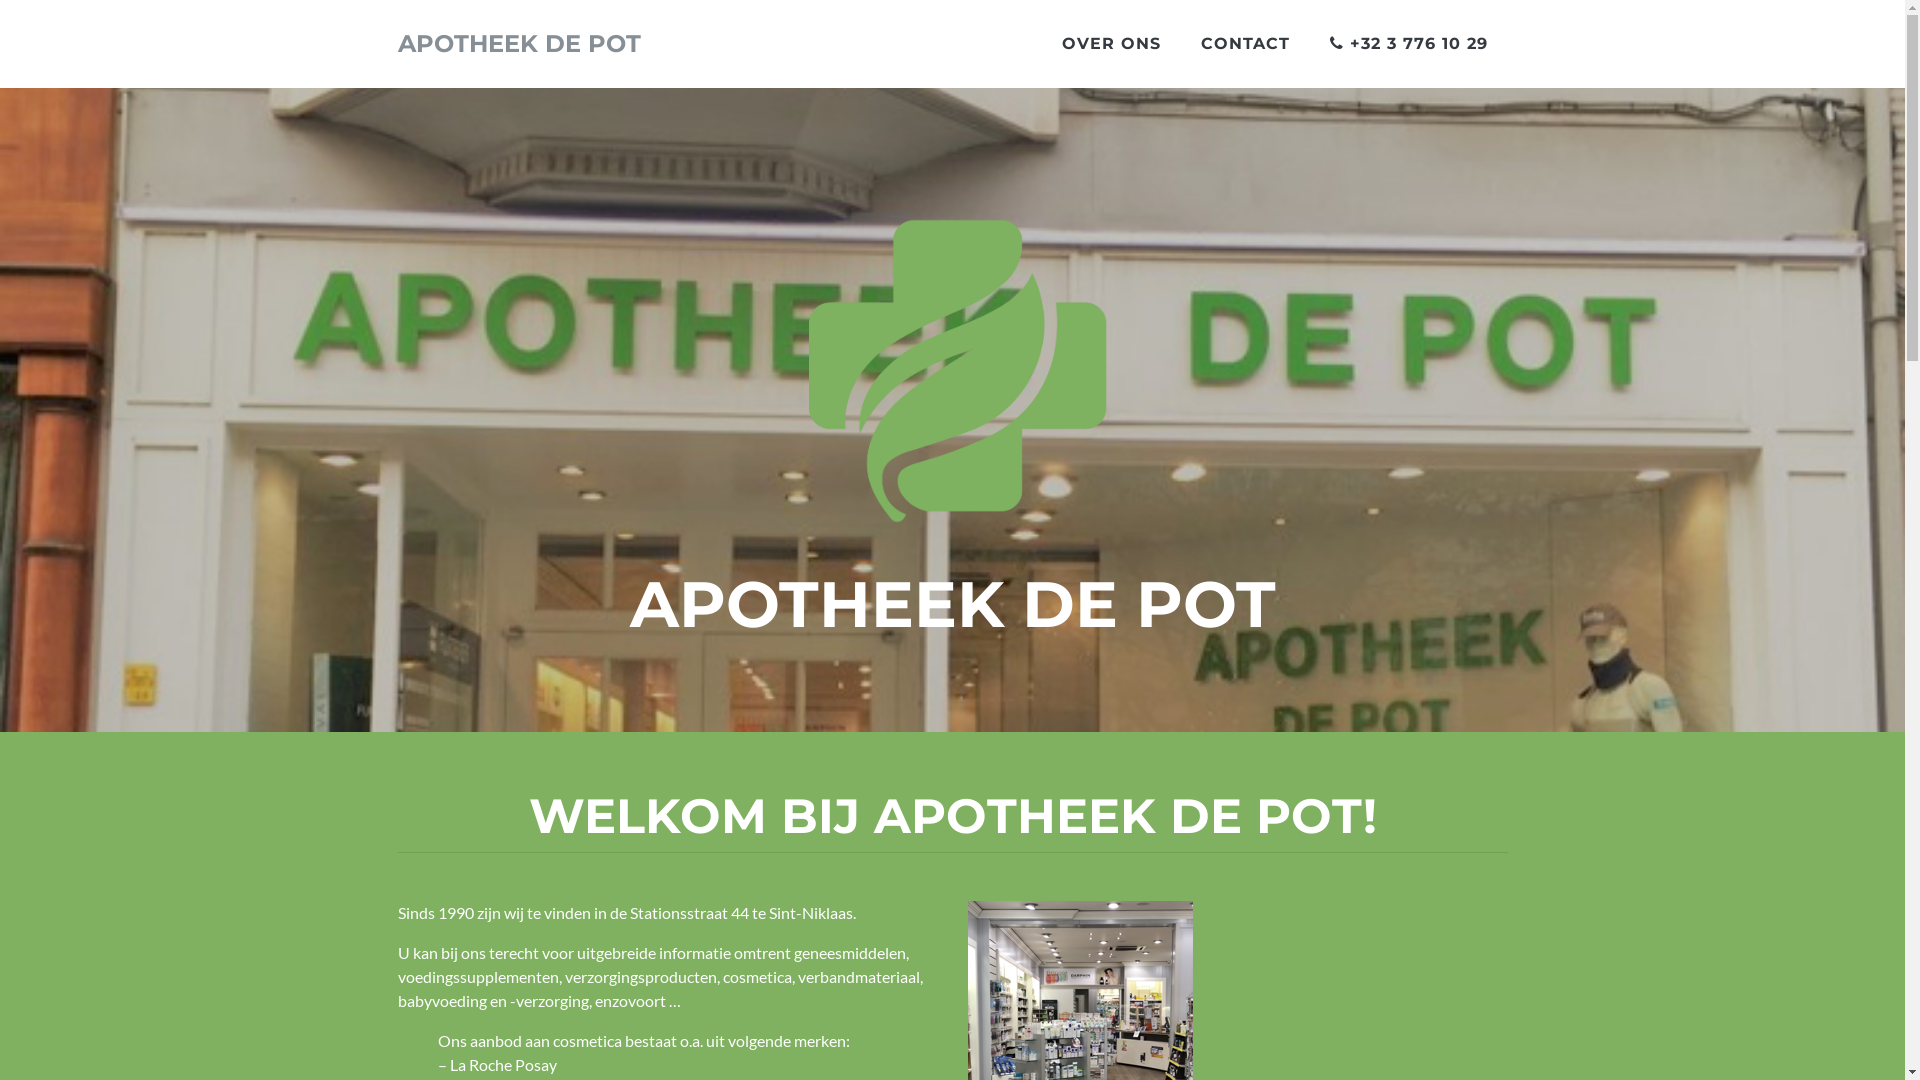 The height and width of the screenshot is (1080, 1920). Describe the element at coordinates (1243, 43) in the screenshot. I see `'CONTACT'` at that location.